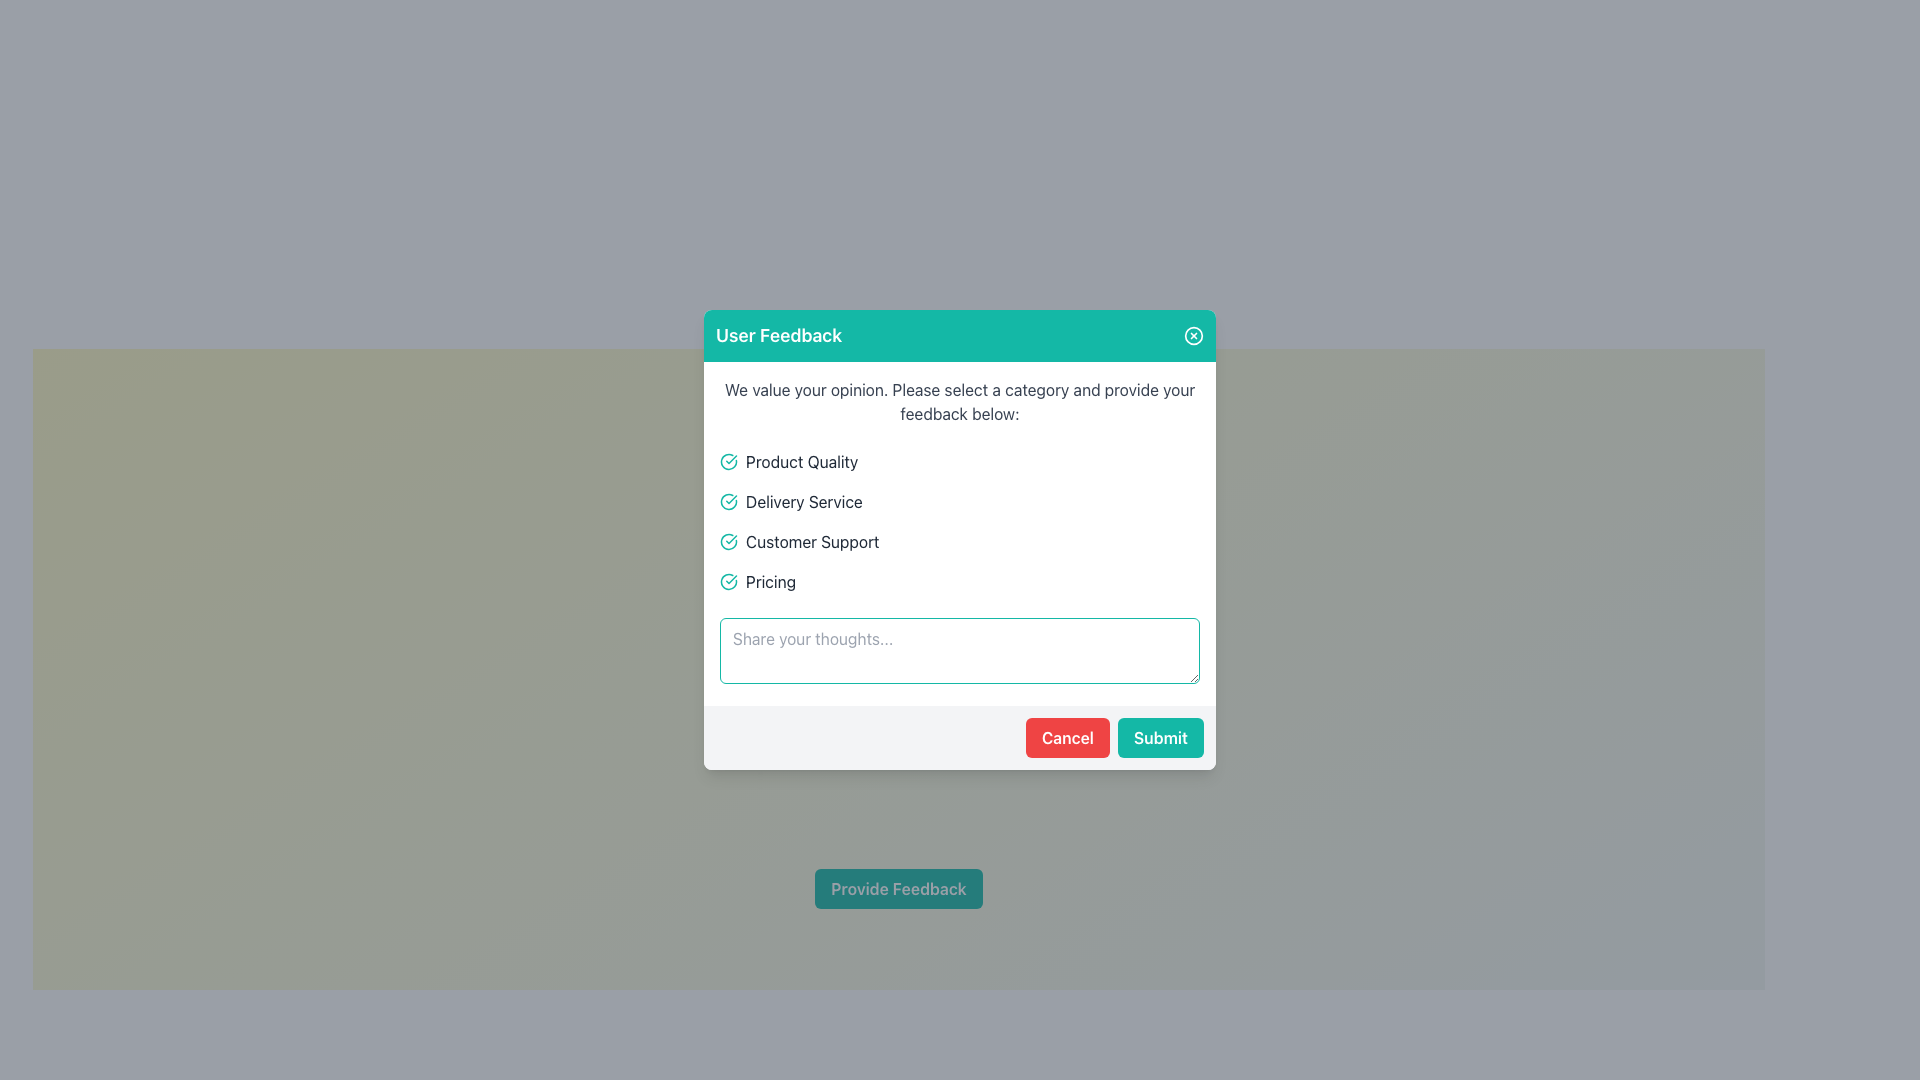  I want to click on the small circular button with a white border and 'X' icon located at the far right of the header section of the modal dialog box for accessibility purposes, so click(1194, 334).